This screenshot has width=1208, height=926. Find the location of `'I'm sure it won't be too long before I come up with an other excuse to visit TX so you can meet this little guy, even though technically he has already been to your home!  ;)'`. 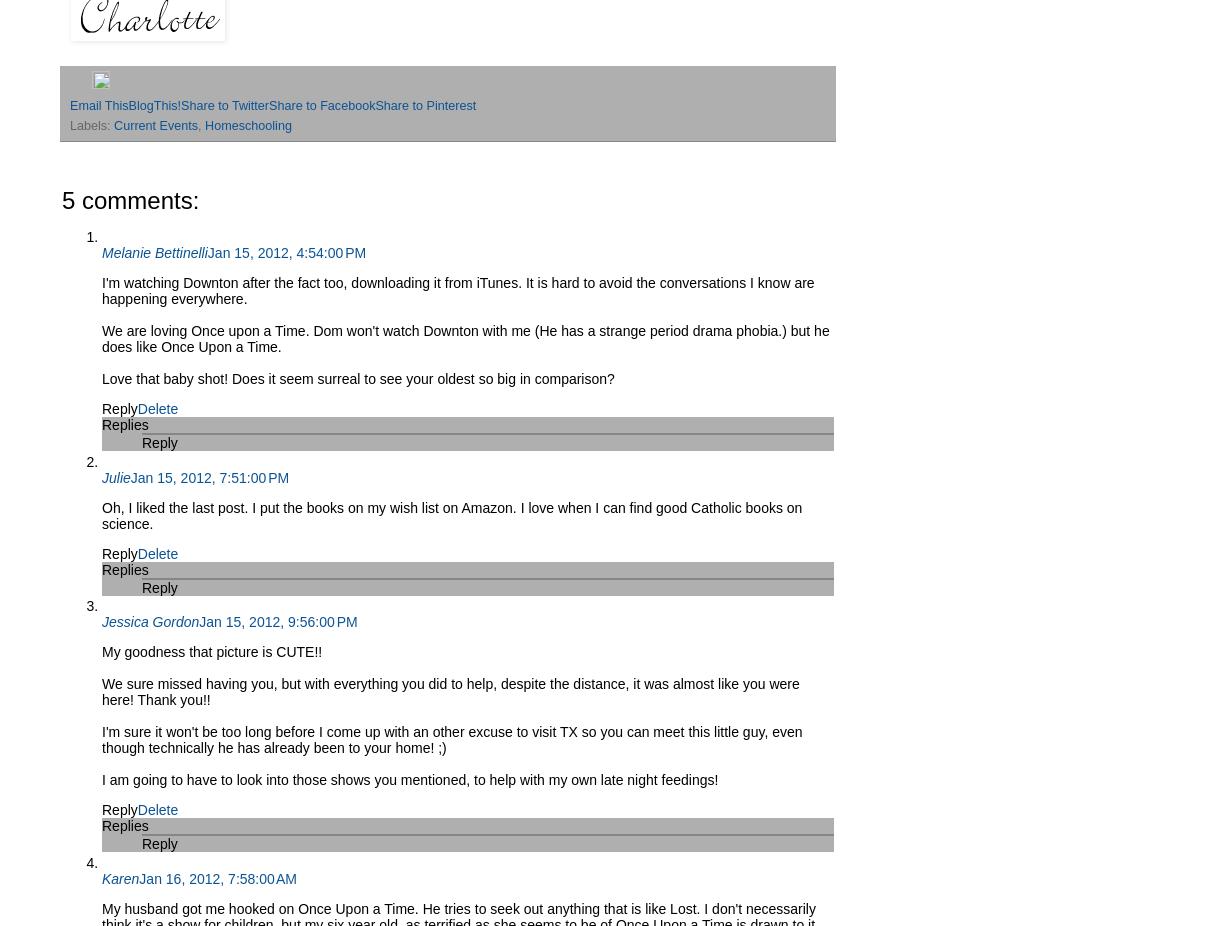

'I'm sure it won't be too long before I come up with an other excuse to visit TX so you can meet this little guy, even though technically he has already been to your home!  ;)' is located at coordinates (451, 739).